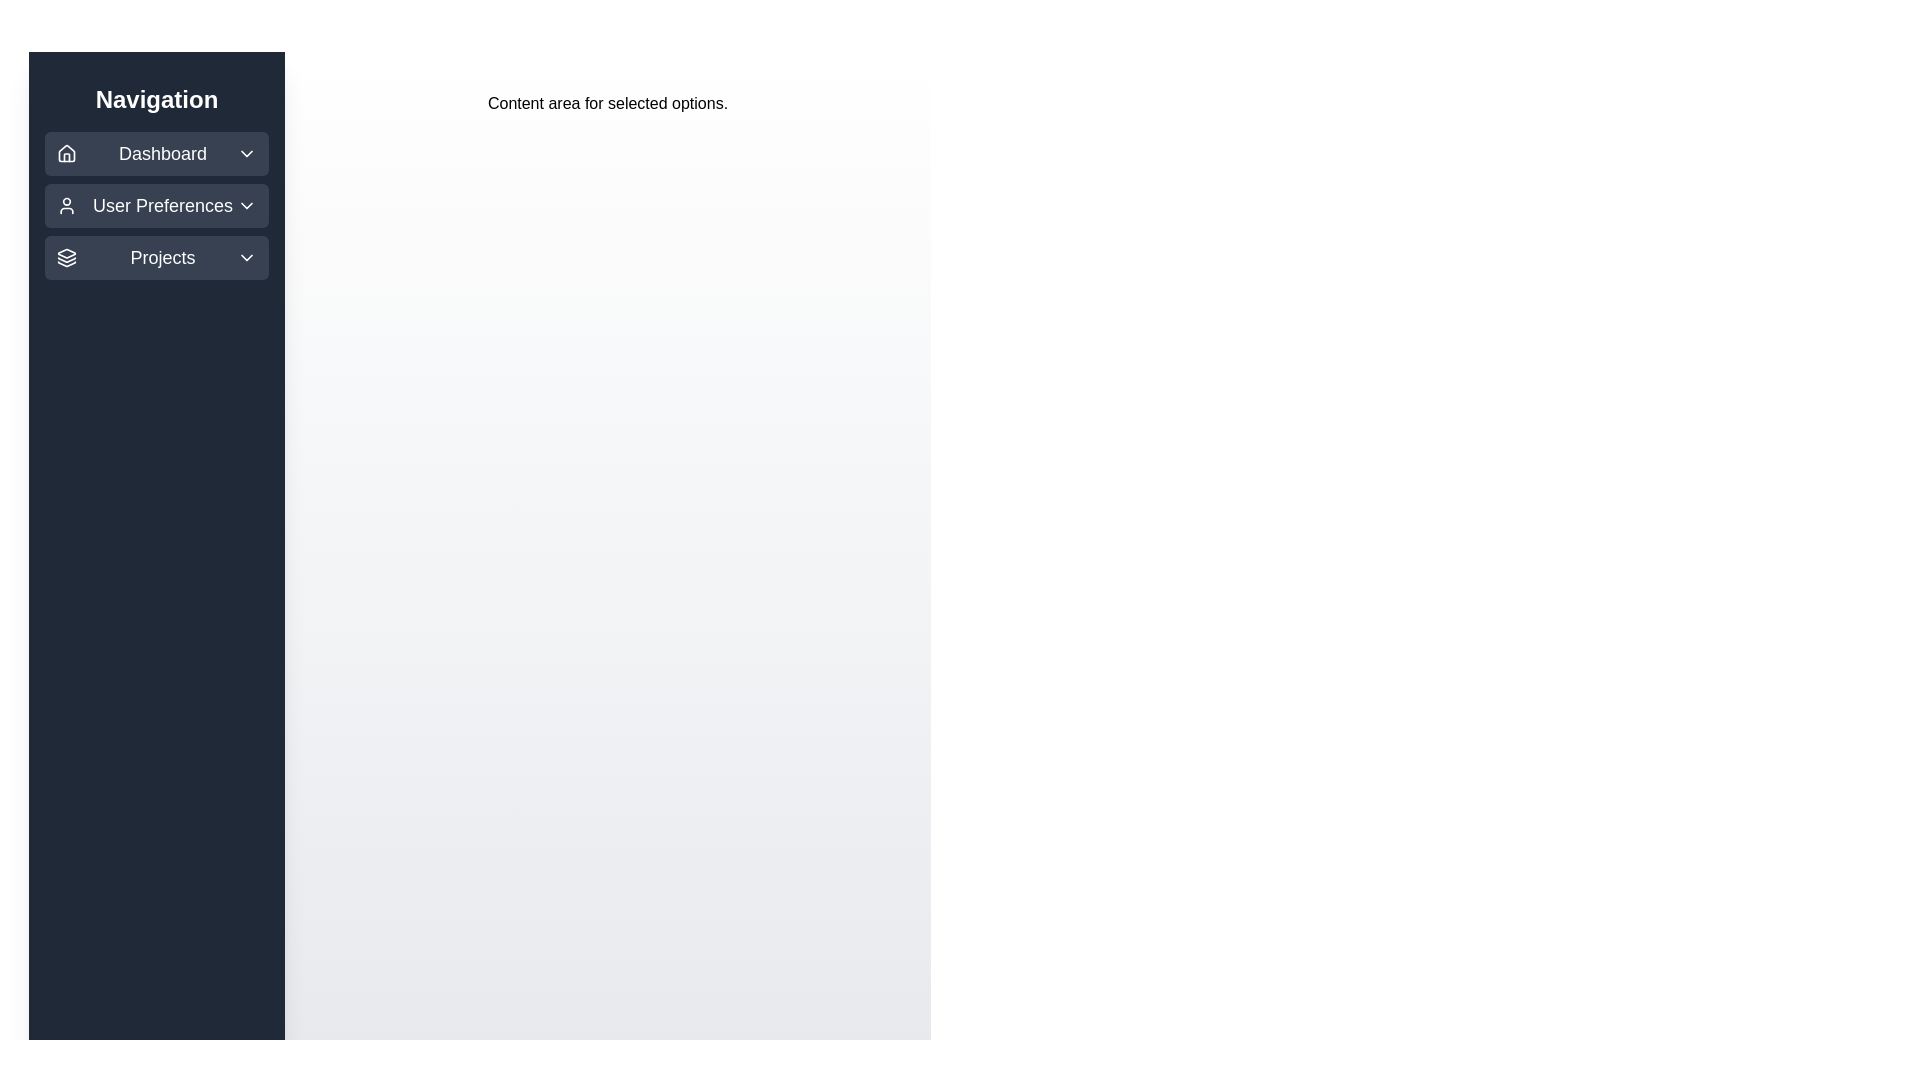 This screenshot has height=1080, width=1920. Describe the element at coordinates (245, 257) in the screenshot. I see `the Dropdown toggle icon for the 'Projects' navigation item` at that location.